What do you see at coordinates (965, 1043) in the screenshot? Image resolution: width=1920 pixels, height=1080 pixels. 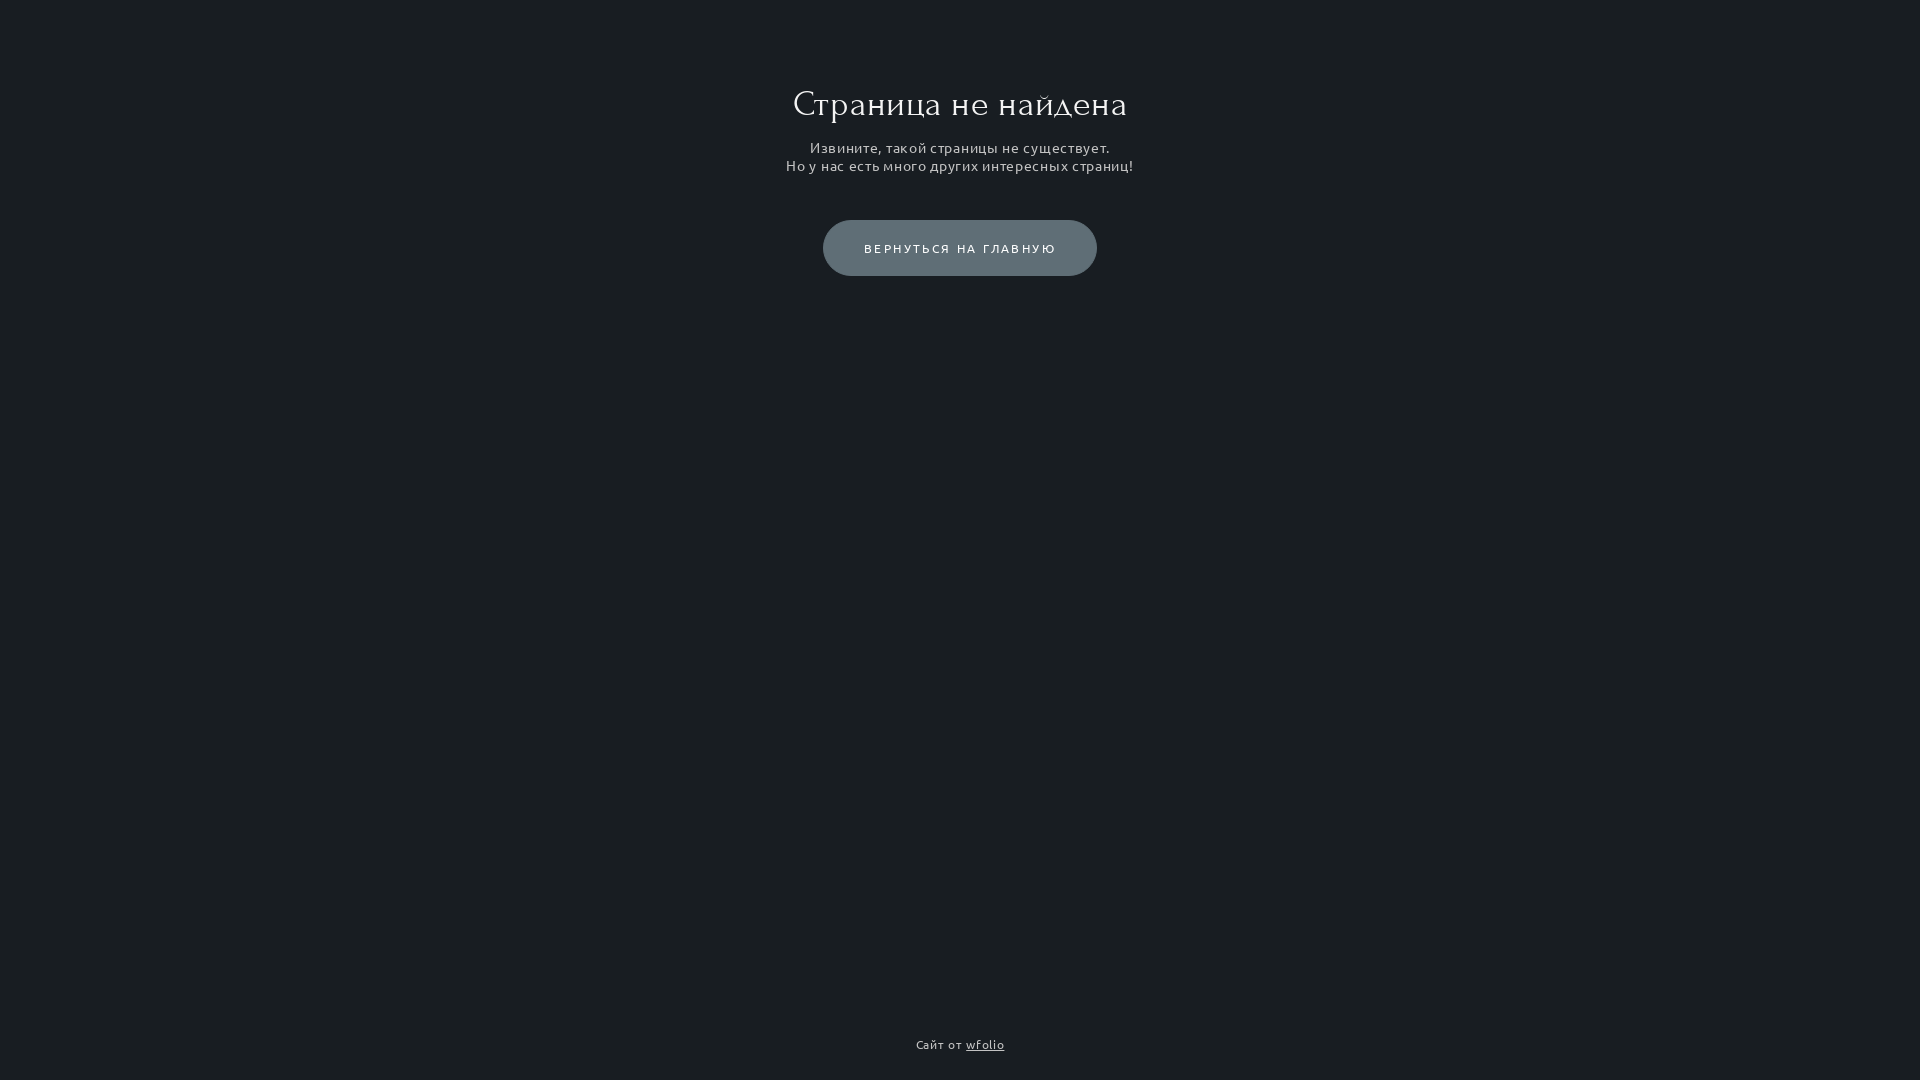 I see `'wfolio'` at bounding box center [965, 1043].